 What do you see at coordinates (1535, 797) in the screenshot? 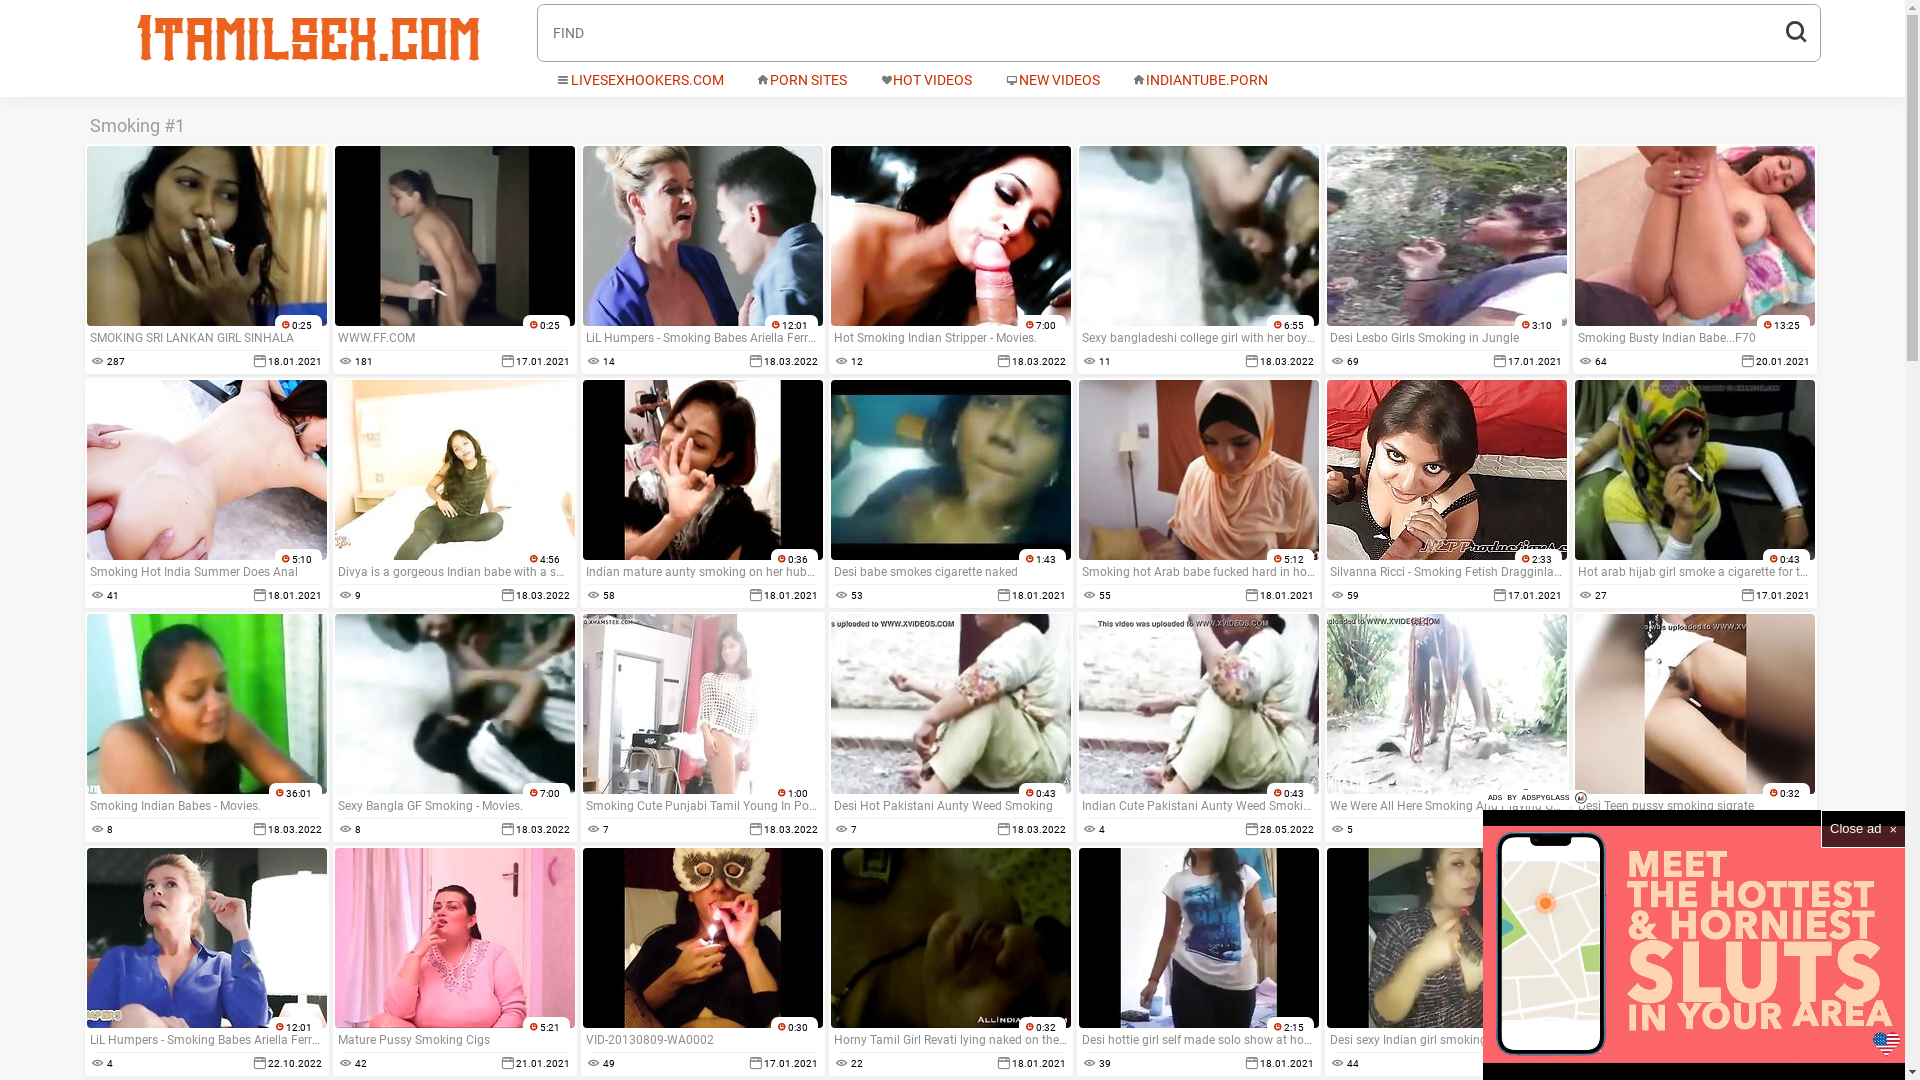
I see `'ADS BY ADSPYGLASS'` at bounding box center [1535, 797].